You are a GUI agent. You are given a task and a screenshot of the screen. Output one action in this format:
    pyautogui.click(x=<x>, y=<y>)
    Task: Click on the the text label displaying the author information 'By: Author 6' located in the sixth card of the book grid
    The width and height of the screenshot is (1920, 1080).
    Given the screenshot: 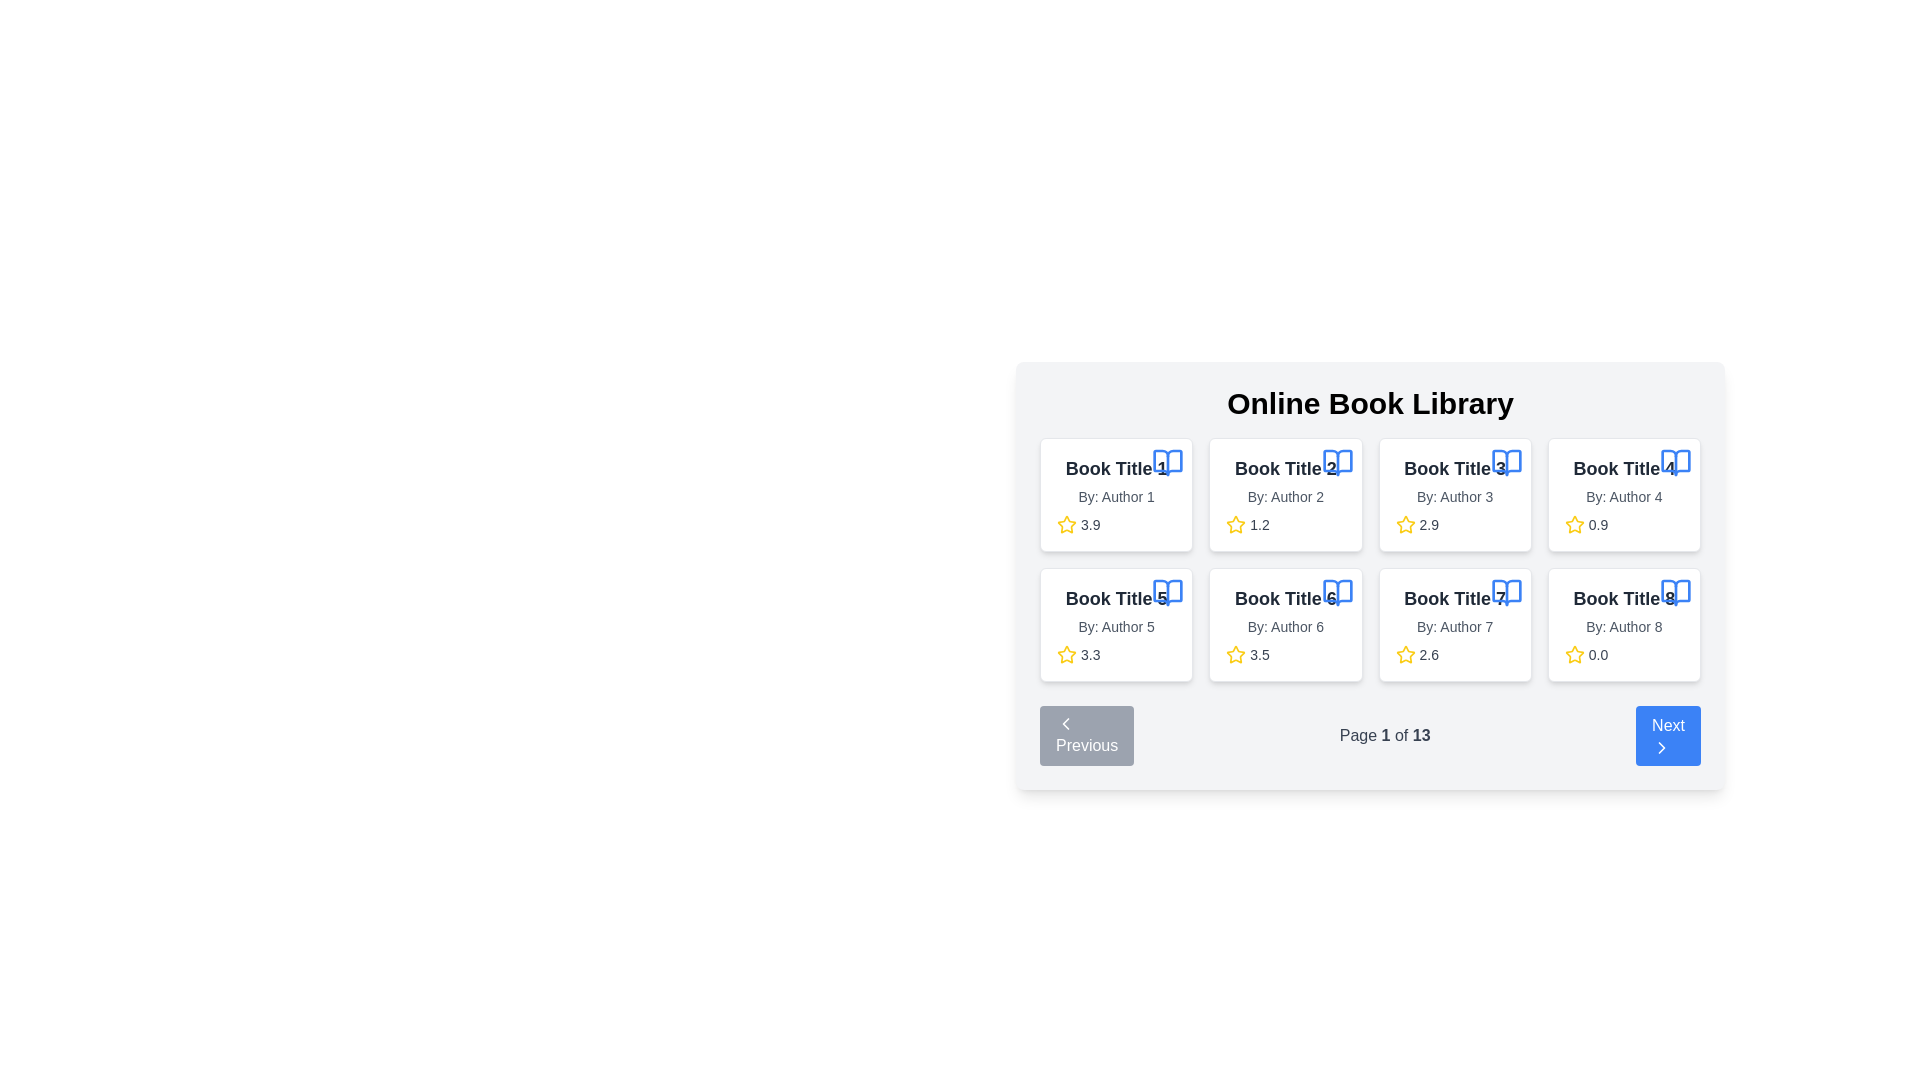 What is the action you would take?
    pyautogui.click(x=1285, y=626)
    